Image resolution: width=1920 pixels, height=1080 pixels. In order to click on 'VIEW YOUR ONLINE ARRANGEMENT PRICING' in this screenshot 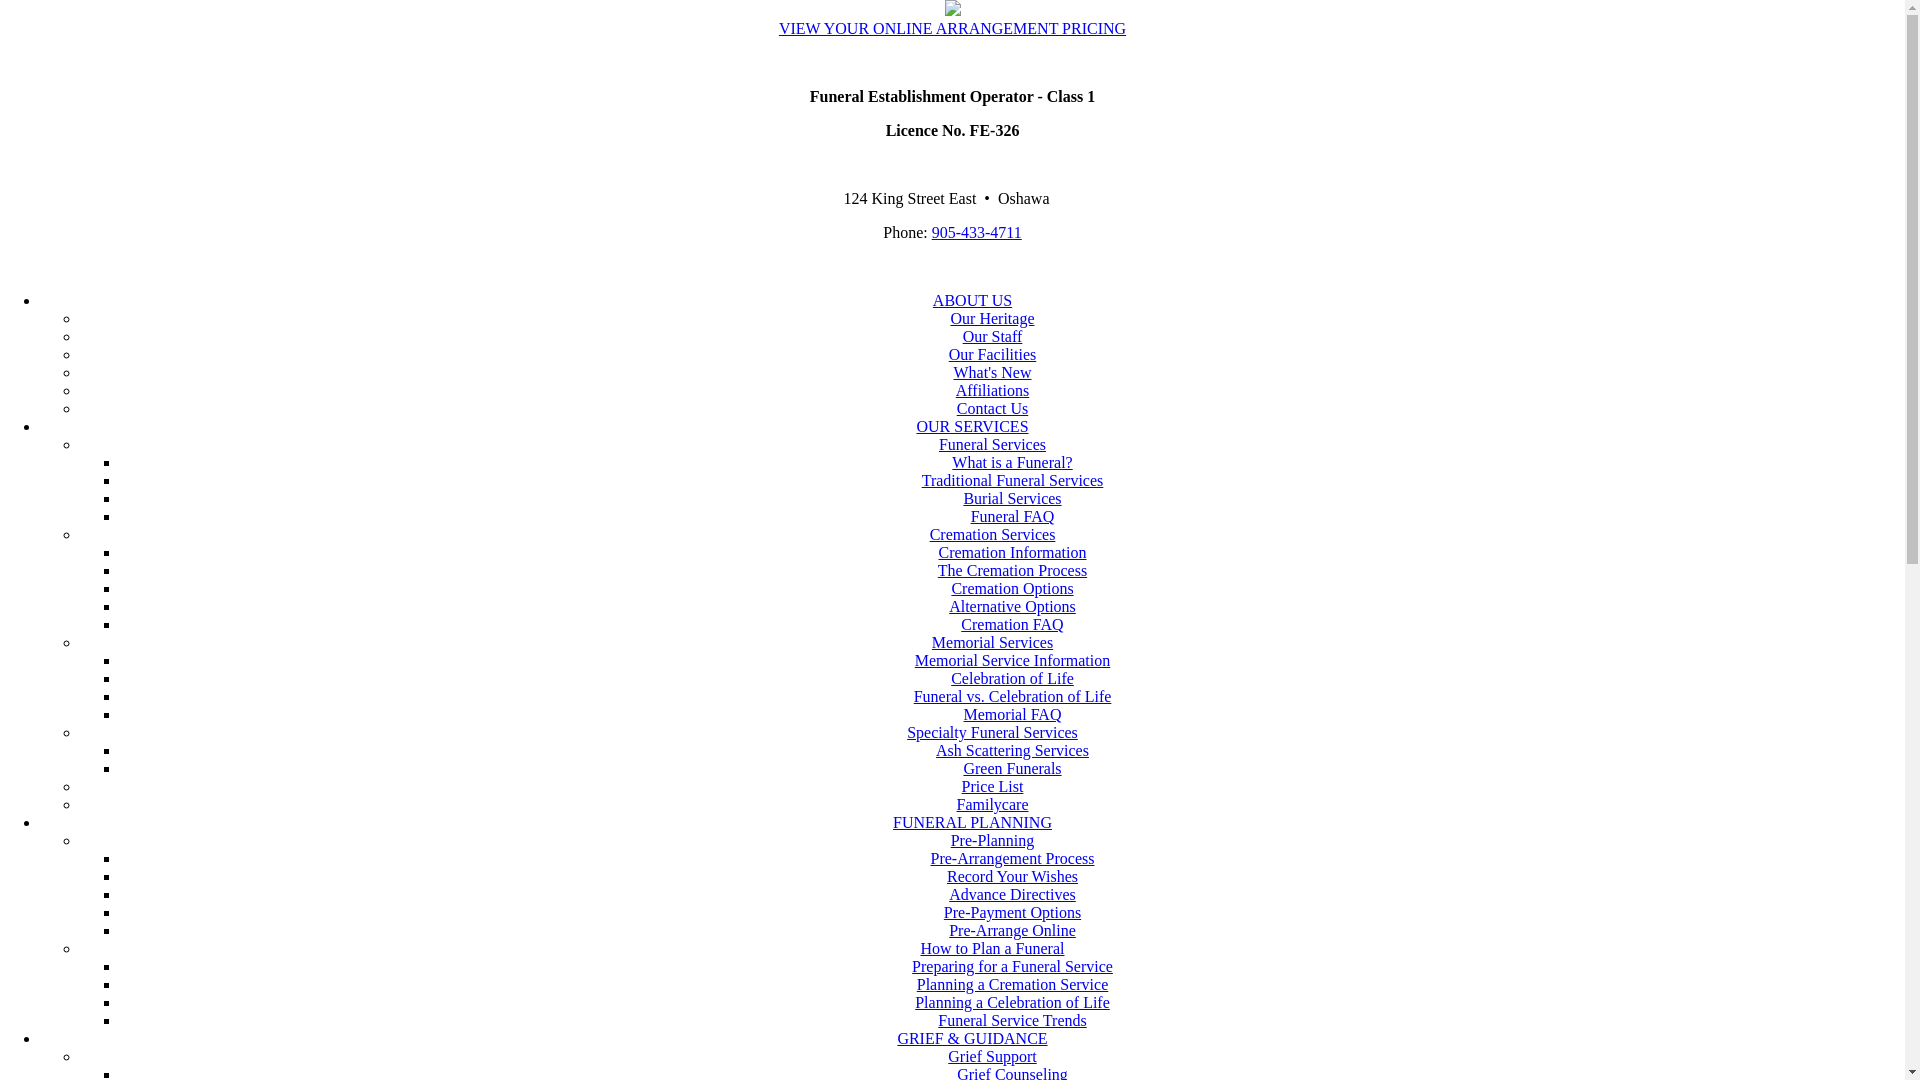, I will do `click(777, 28)`.